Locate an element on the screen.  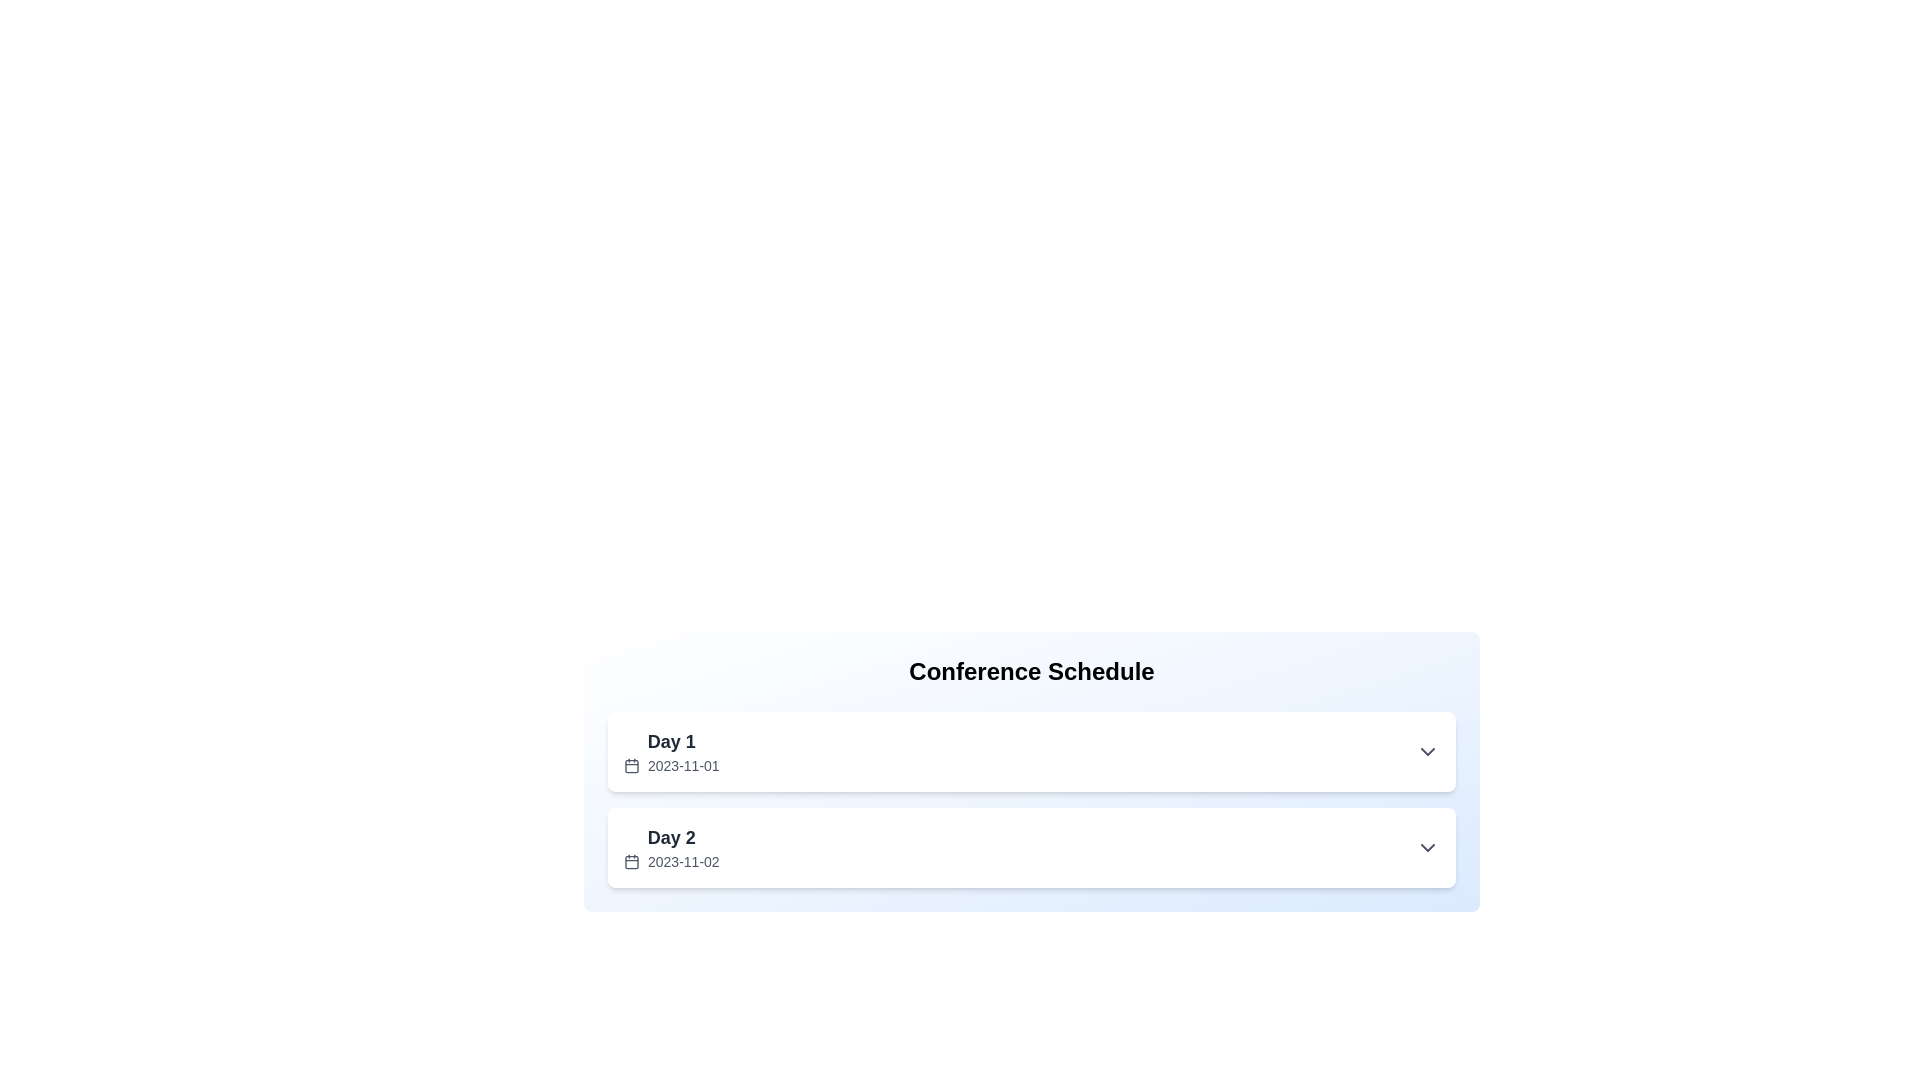
the Dropdown indicator (chevron icon) for keyboard interaction is located at coordinates (1427, 752).